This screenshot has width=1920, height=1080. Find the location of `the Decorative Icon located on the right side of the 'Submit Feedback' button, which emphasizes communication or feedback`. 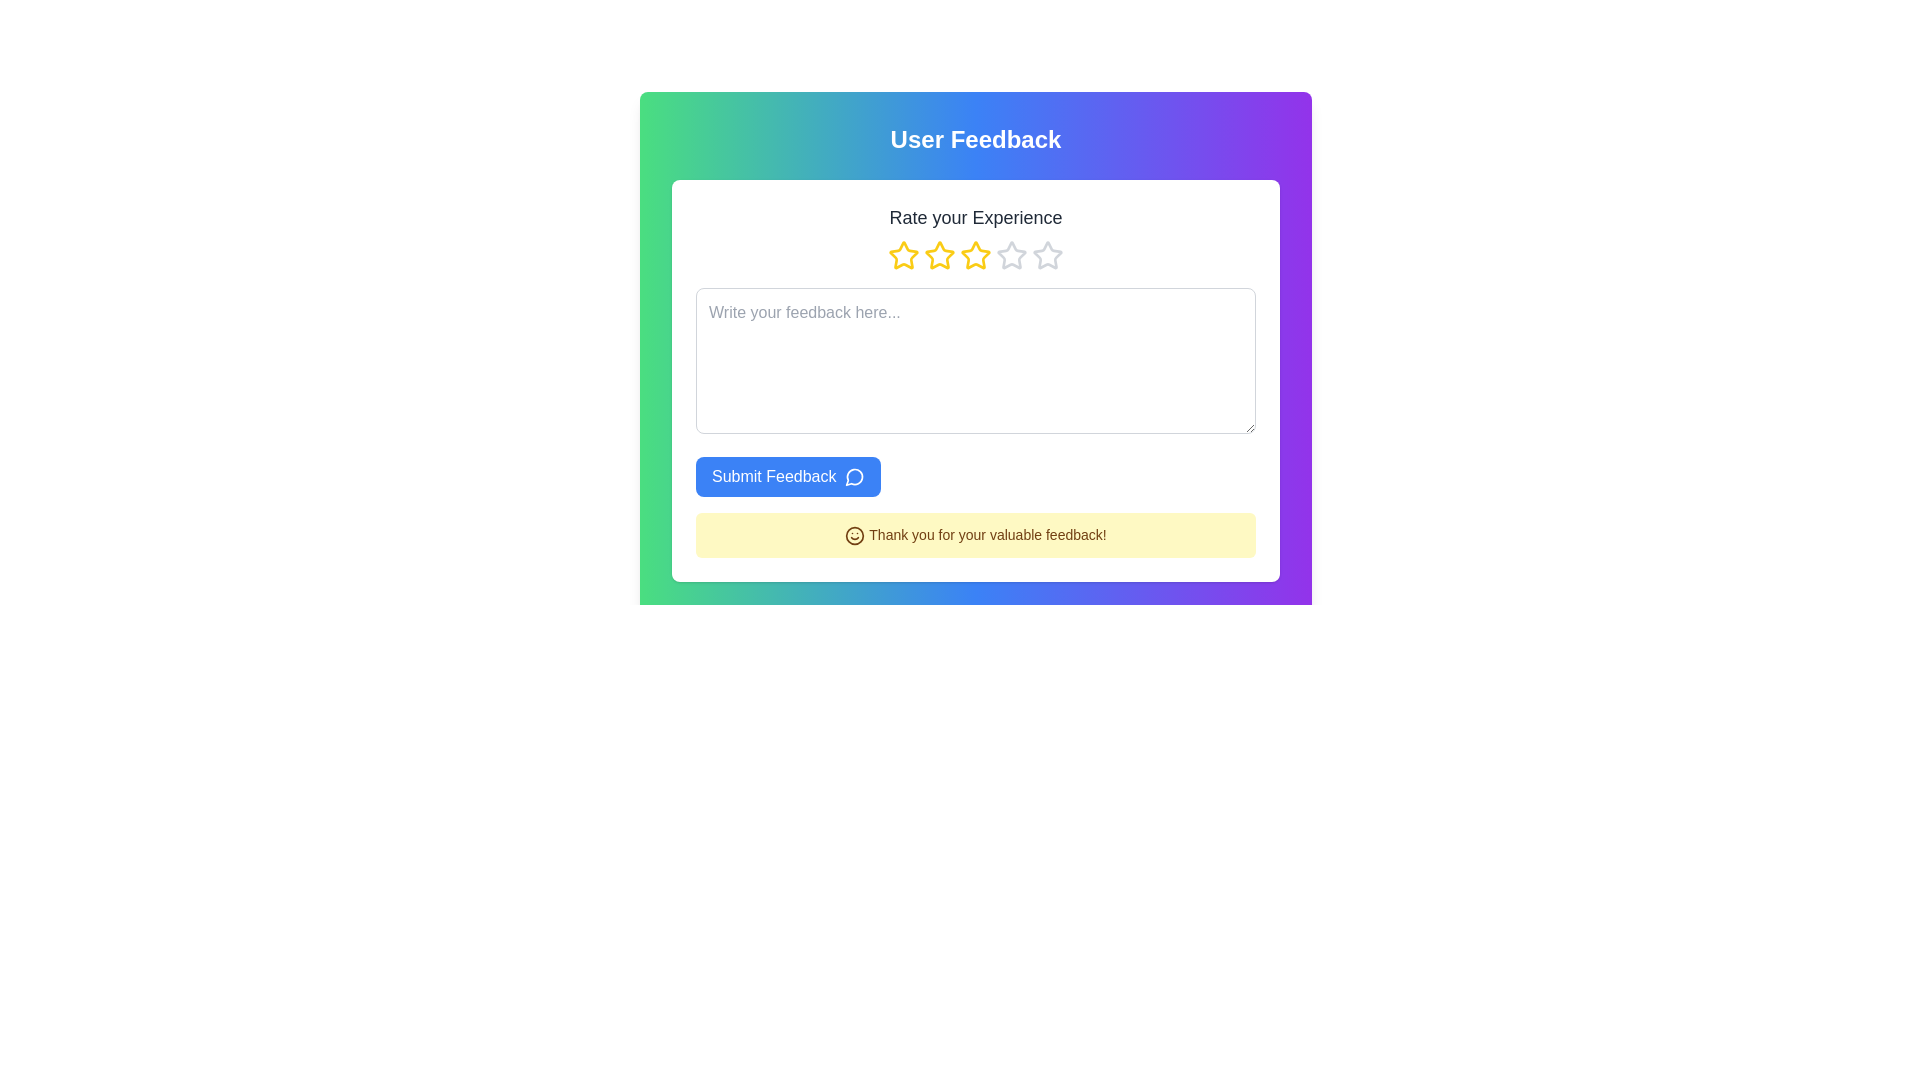

the Decorative Icon located on the right side of the 'Submit Feedback' button, which emphasizes communication or feedback is located at coordinates (854, 477).